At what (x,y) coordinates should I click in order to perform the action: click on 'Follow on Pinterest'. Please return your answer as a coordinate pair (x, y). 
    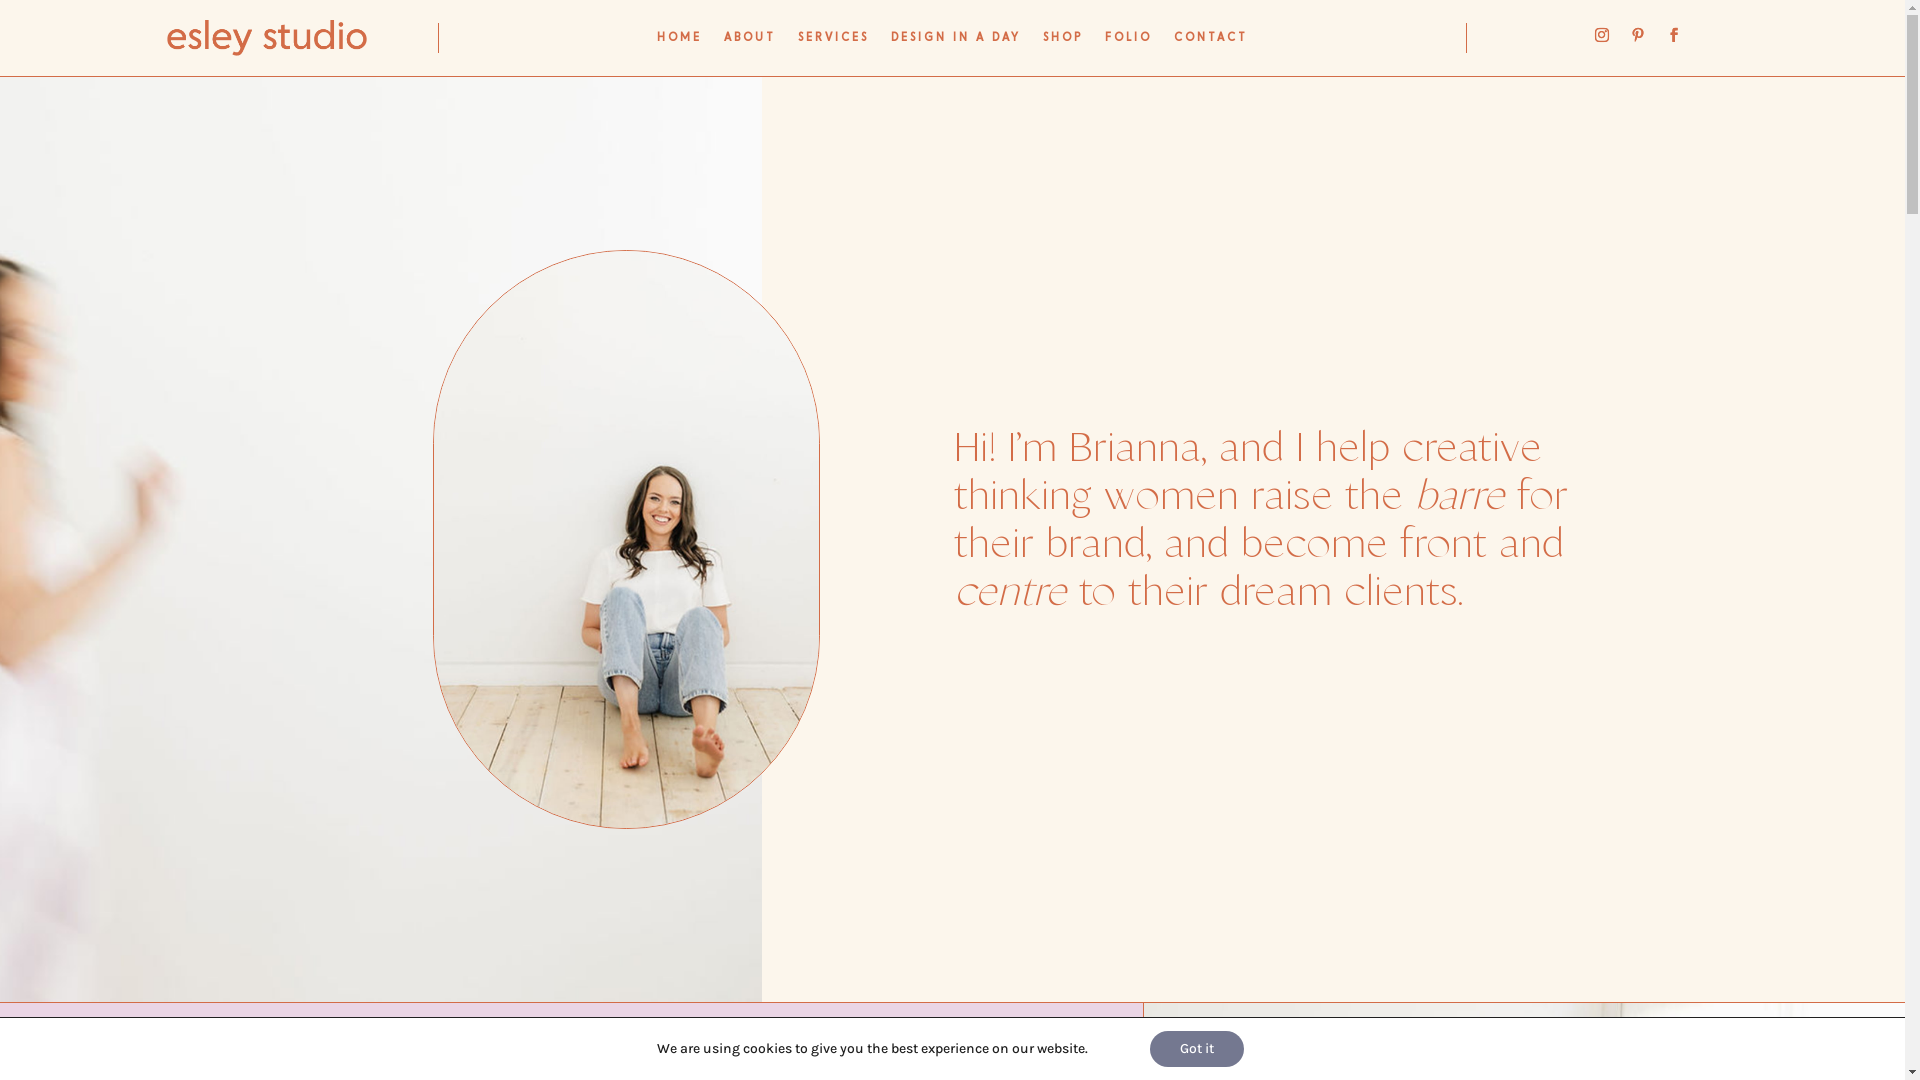
    Looking at the image, I should click on (1637, 34).